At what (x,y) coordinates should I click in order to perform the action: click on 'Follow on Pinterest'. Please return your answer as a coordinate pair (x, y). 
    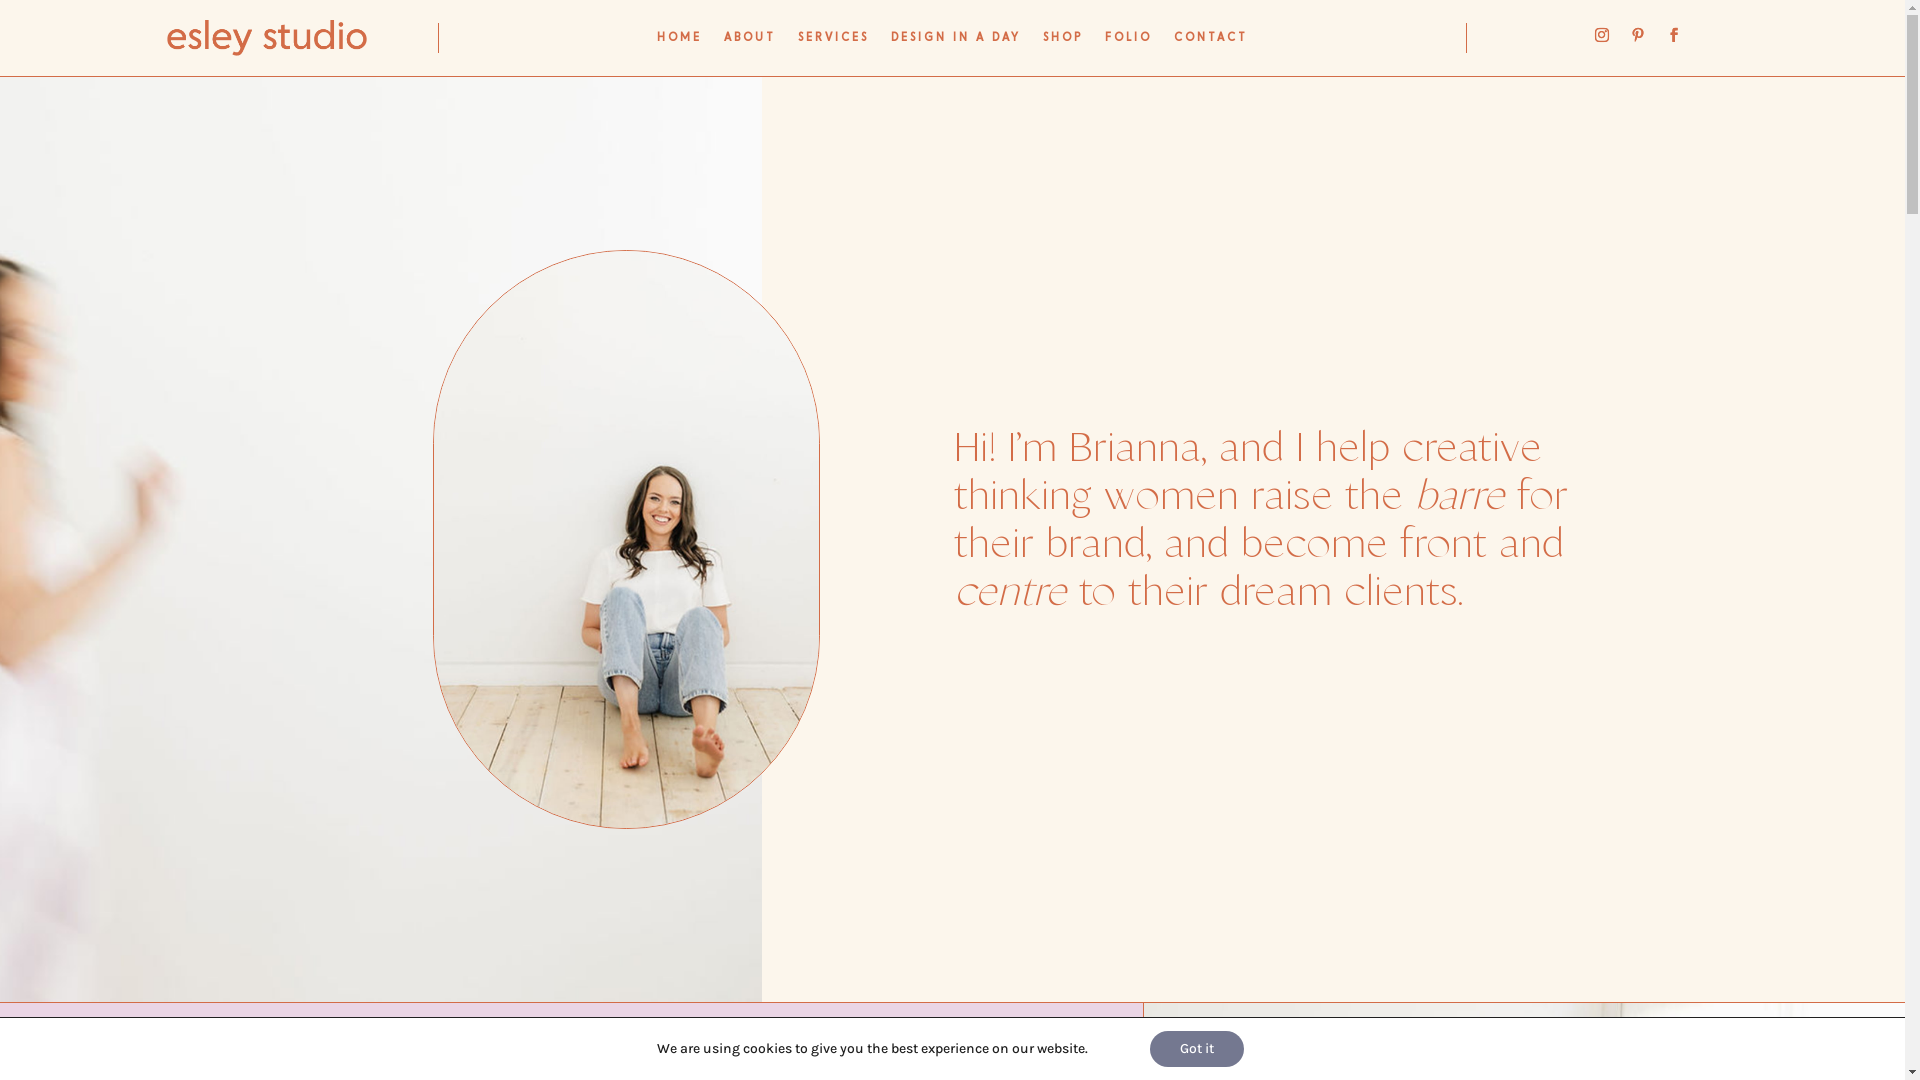
    Looking at the image, I should click on (1637, 34).